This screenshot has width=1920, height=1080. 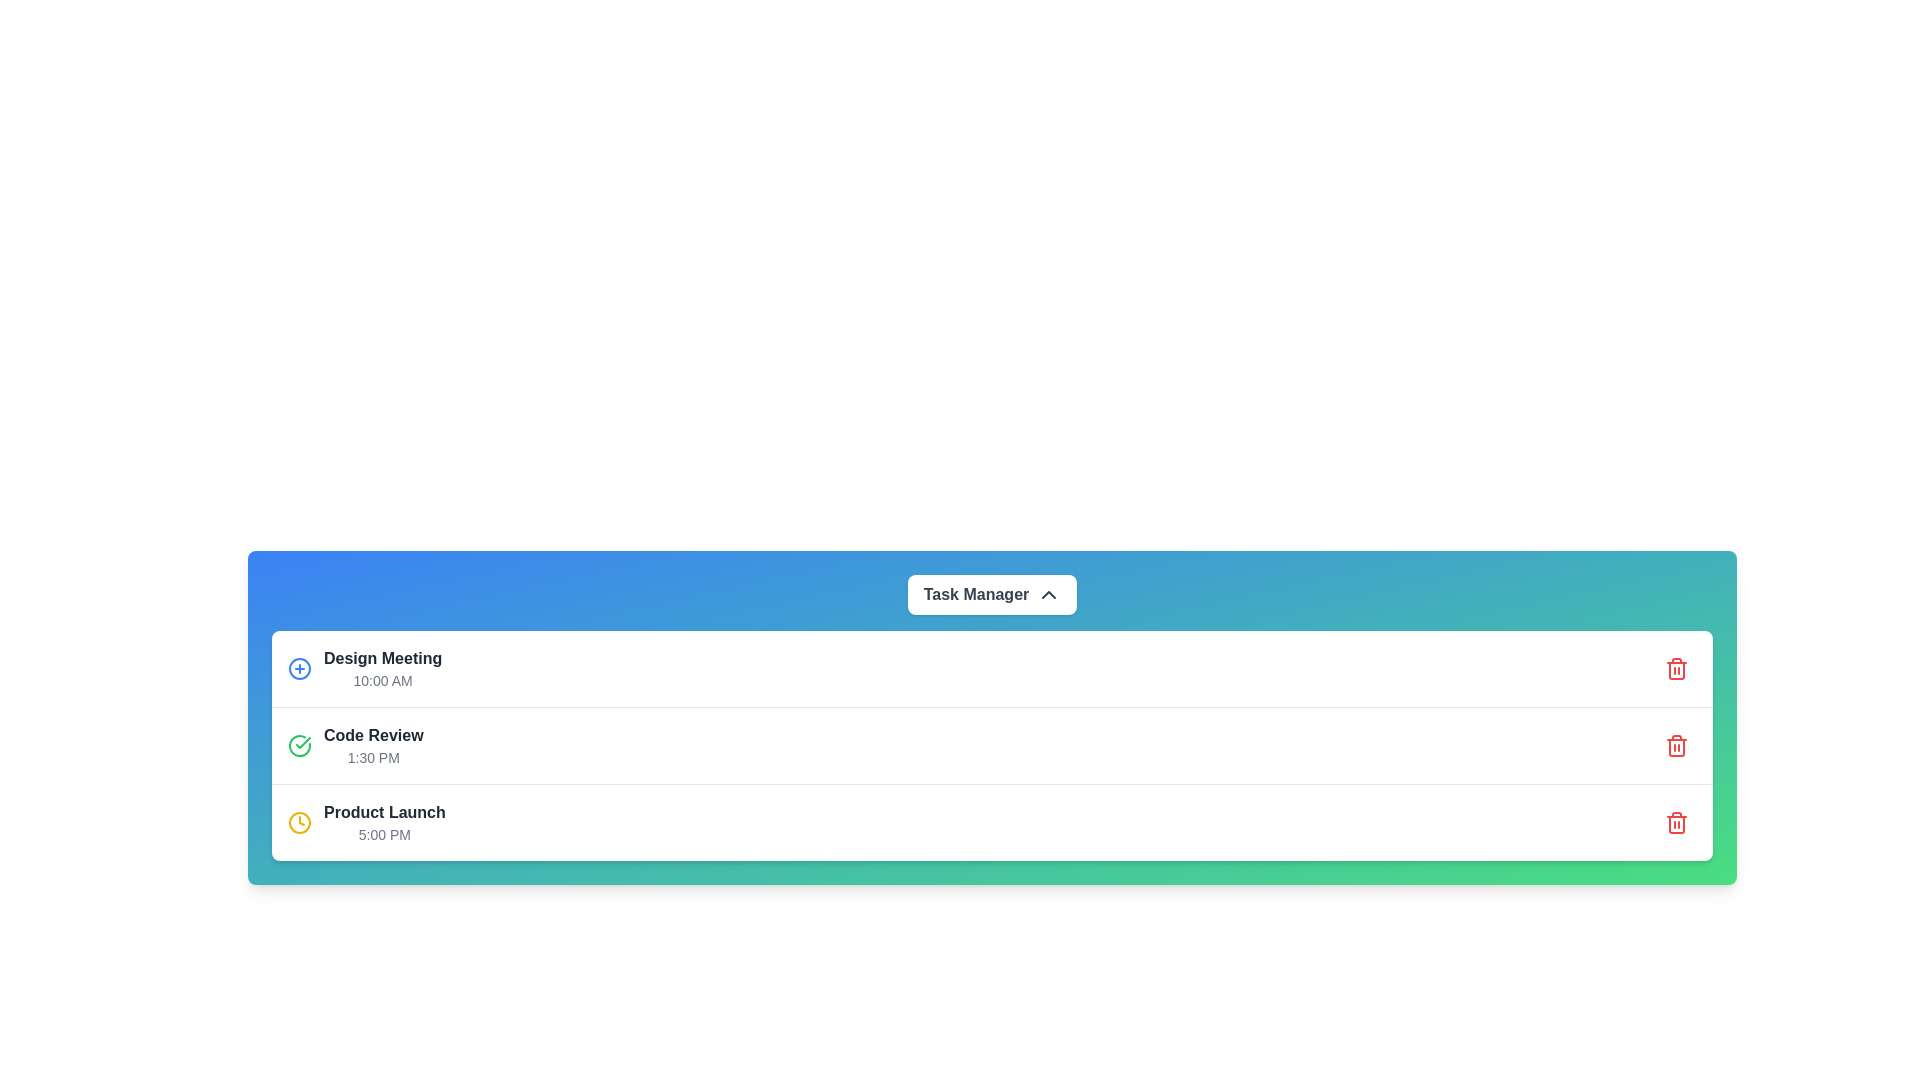 What do you see at coordinates (298, 668) in the screenshot?
I see `the circular SVG graphic element styled as a gray or blue circle with a plus sign in its center, located within the 'Design Meeting' list item` at bounding box center [298, 668].